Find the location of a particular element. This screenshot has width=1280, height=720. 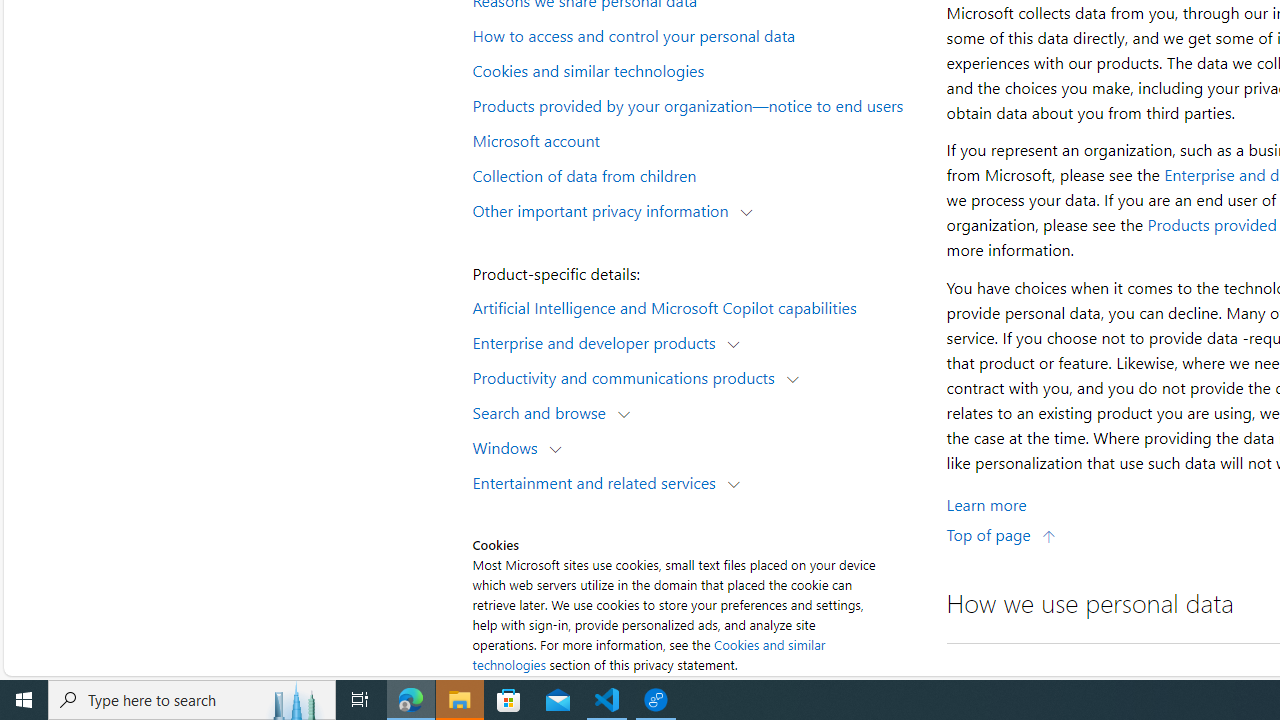

'Other important privacy information' is located at coordinates (604, 209).